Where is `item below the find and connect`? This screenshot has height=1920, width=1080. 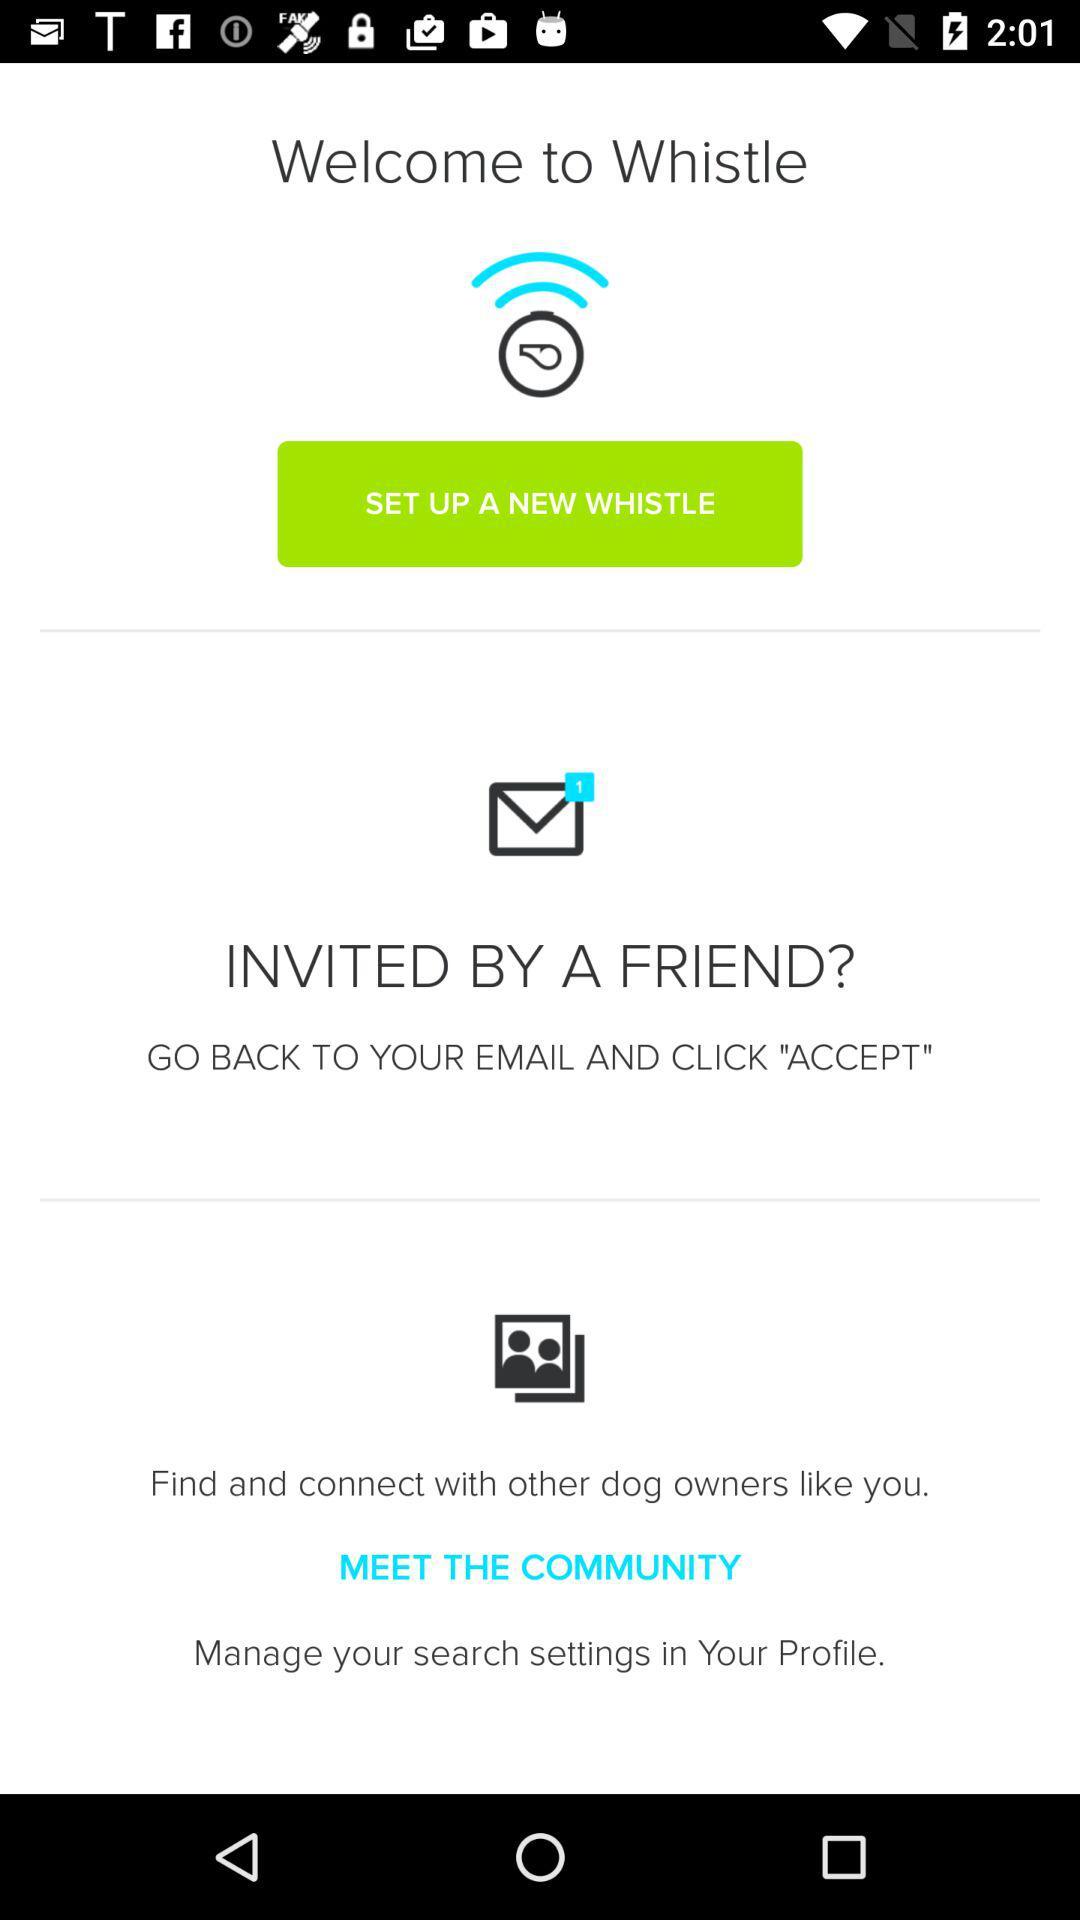 item below the find and connect is located at coordinates (540, 1567).